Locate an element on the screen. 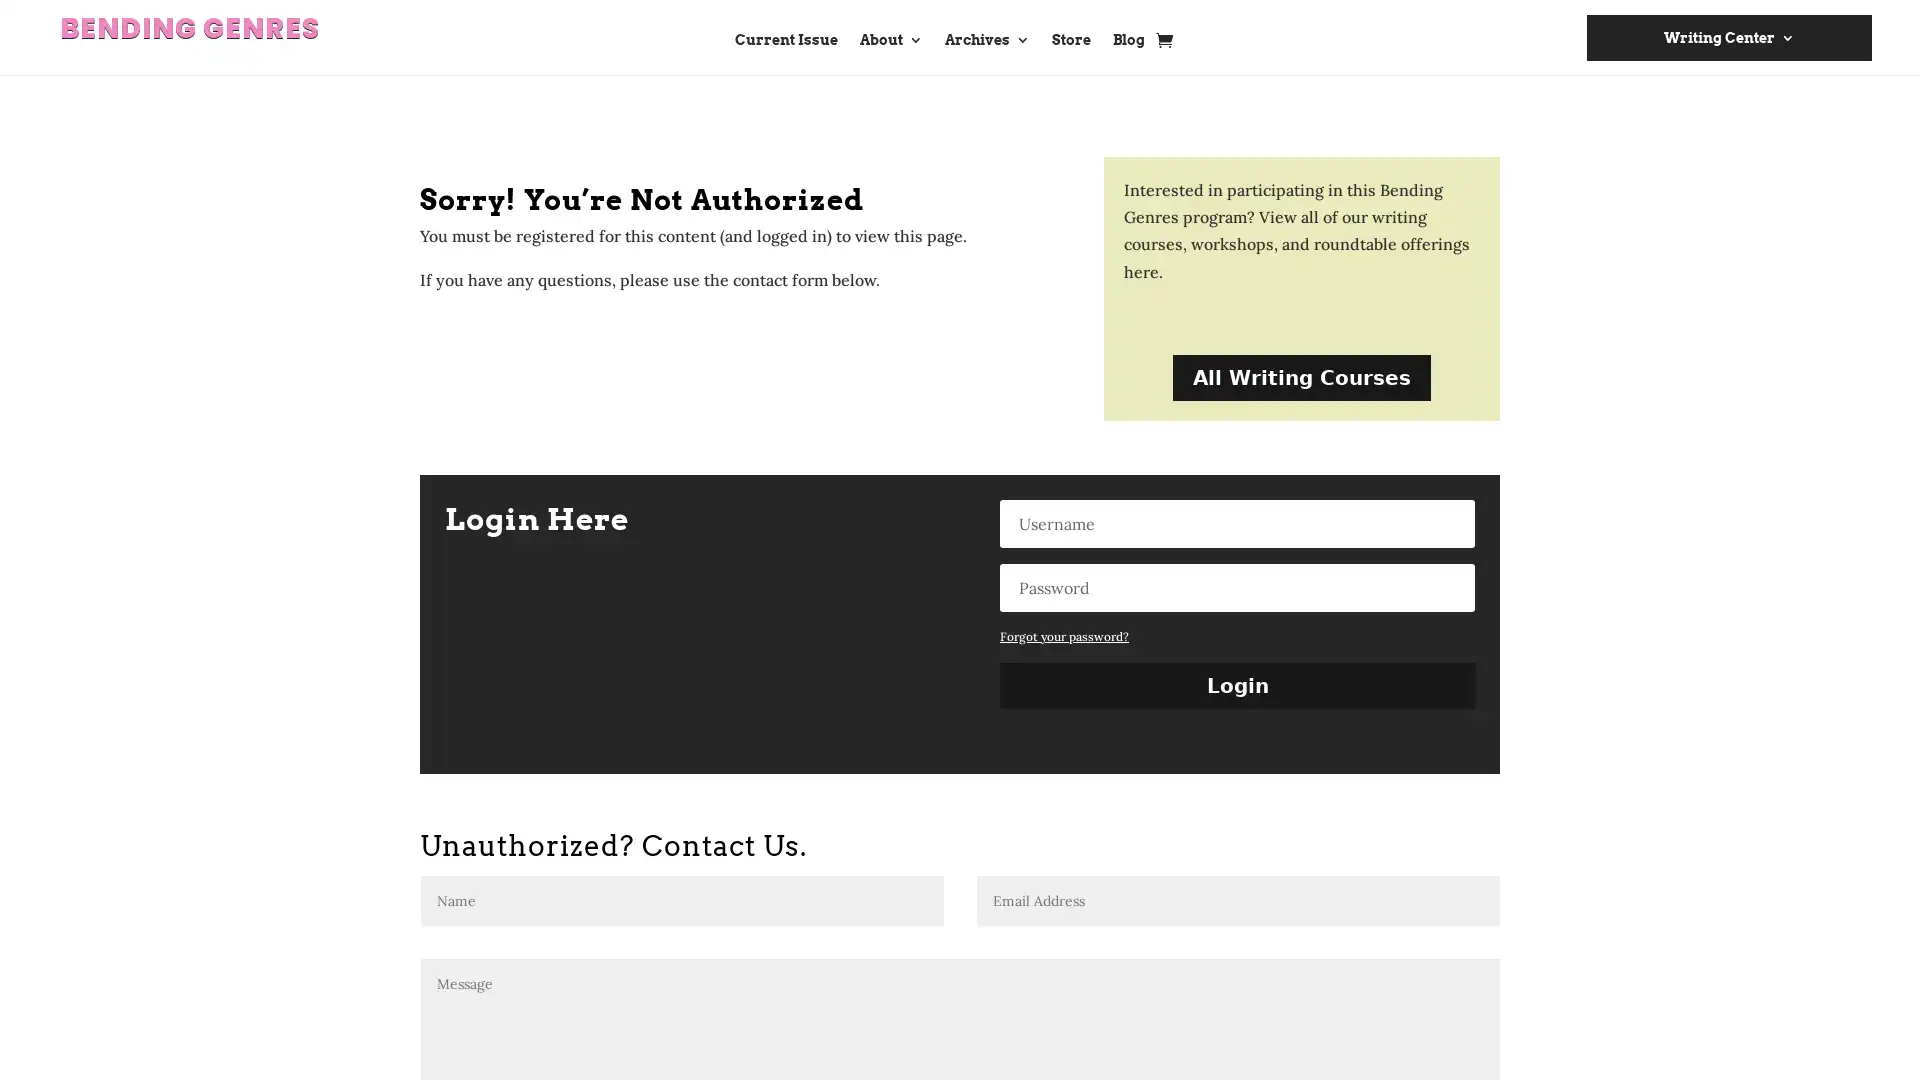 This screenshot has height=1080, width=1920. Login is located at coordinates (1236, 684).